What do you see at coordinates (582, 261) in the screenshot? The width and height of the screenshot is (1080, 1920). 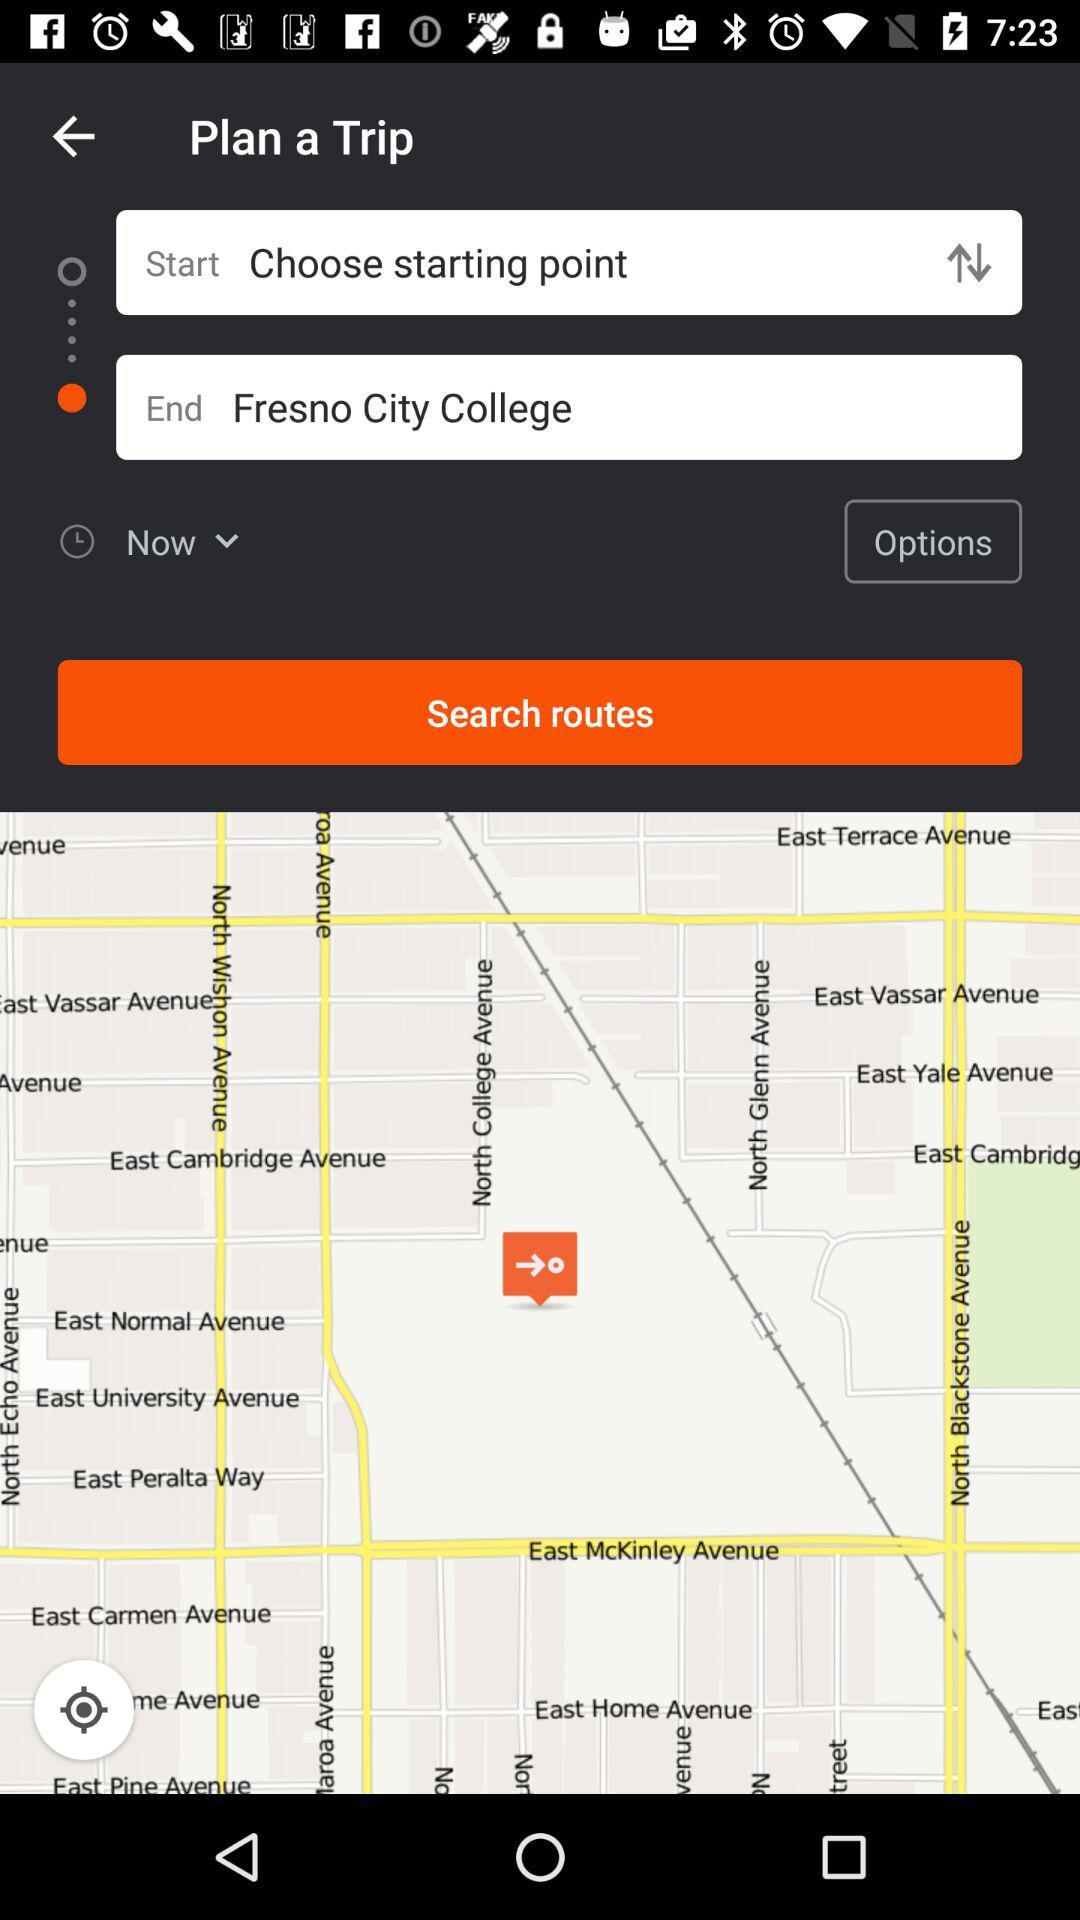 I see `the item below plan a trip icon` at bounding box center [582, 261].